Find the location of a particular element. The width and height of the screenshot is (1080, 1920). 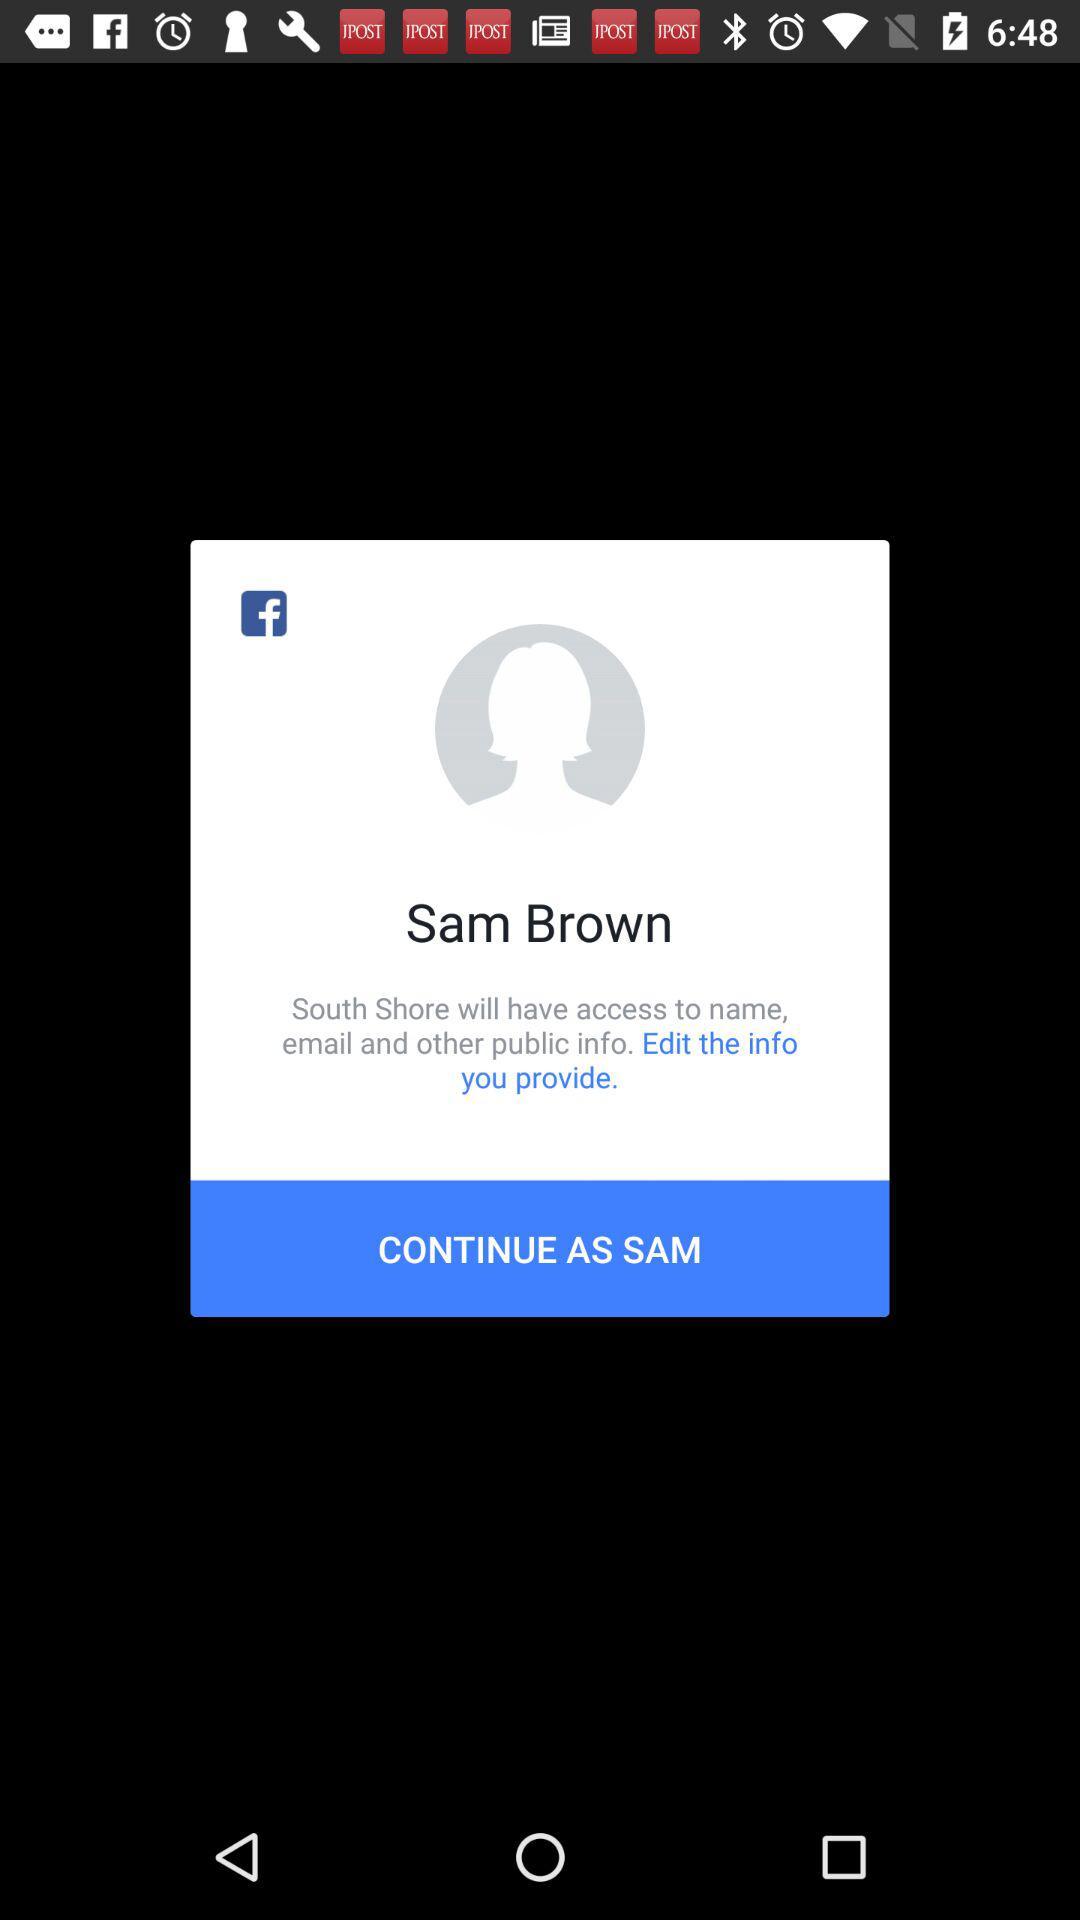

item below sam brown item is located at coordinates (540, 1041).